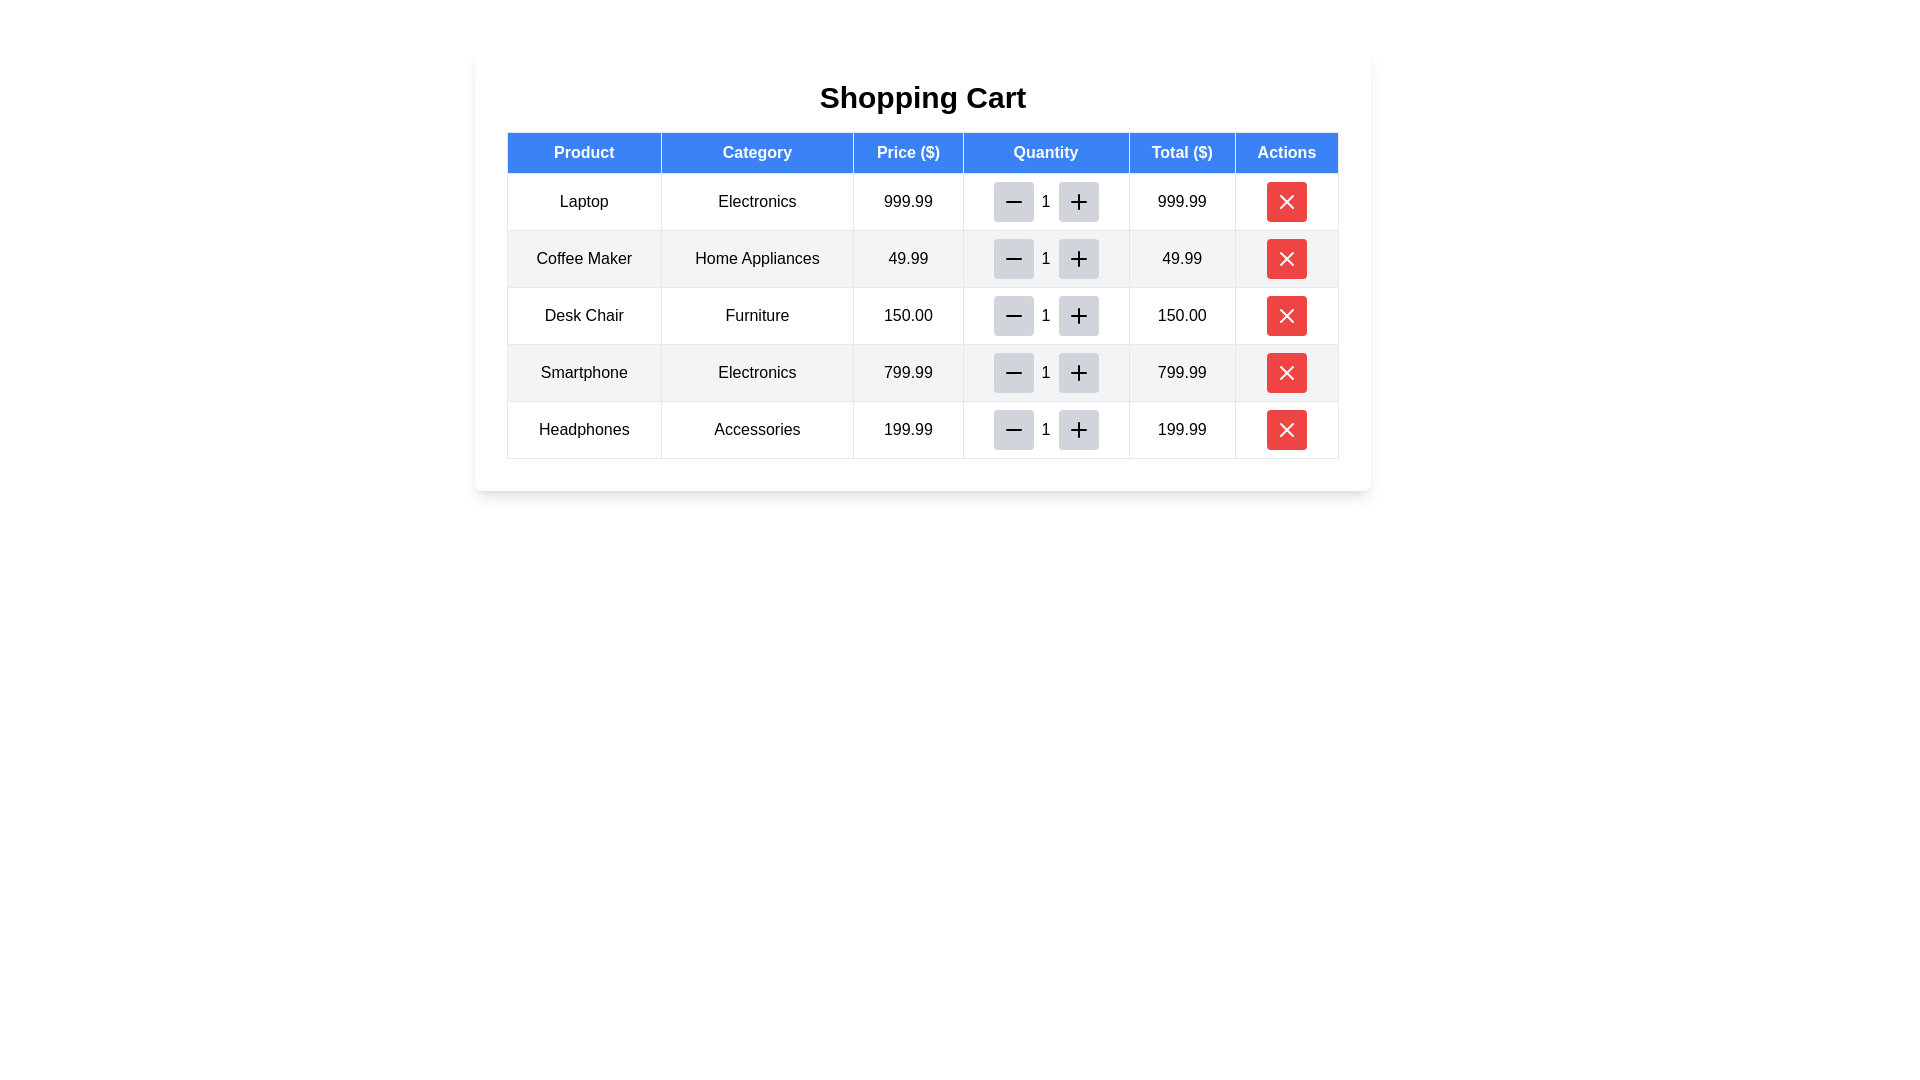 Image resolution: width=1920 pixels, height=1080 pixels. I want to click on the text label displaying the number '1' in the shopping cart interface, located under the 'Quantity' column for the 'Laptop' item, so click(1045, 201).